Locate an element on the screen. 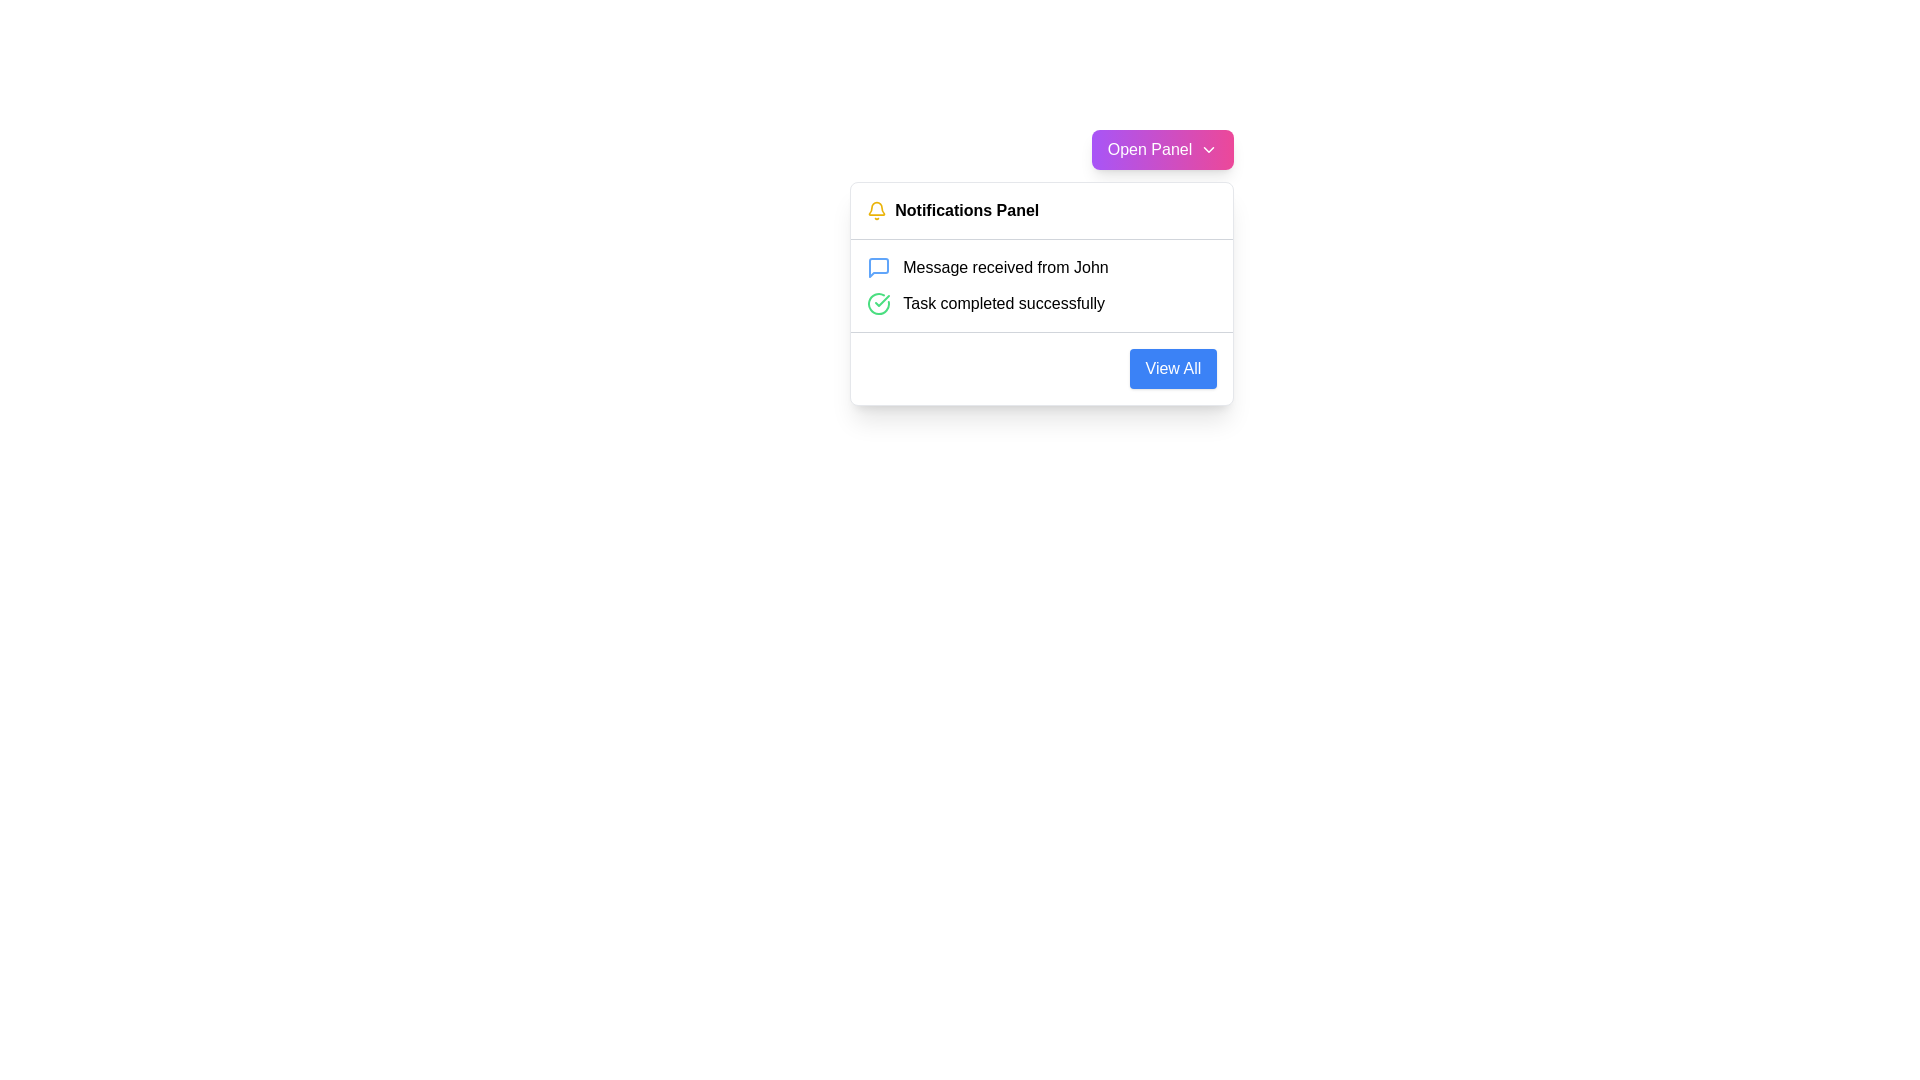  the second notification item labeled 'Task completed successfully' in the Notification List located in the Notifications Panel is located at coordinates (1041, 285).